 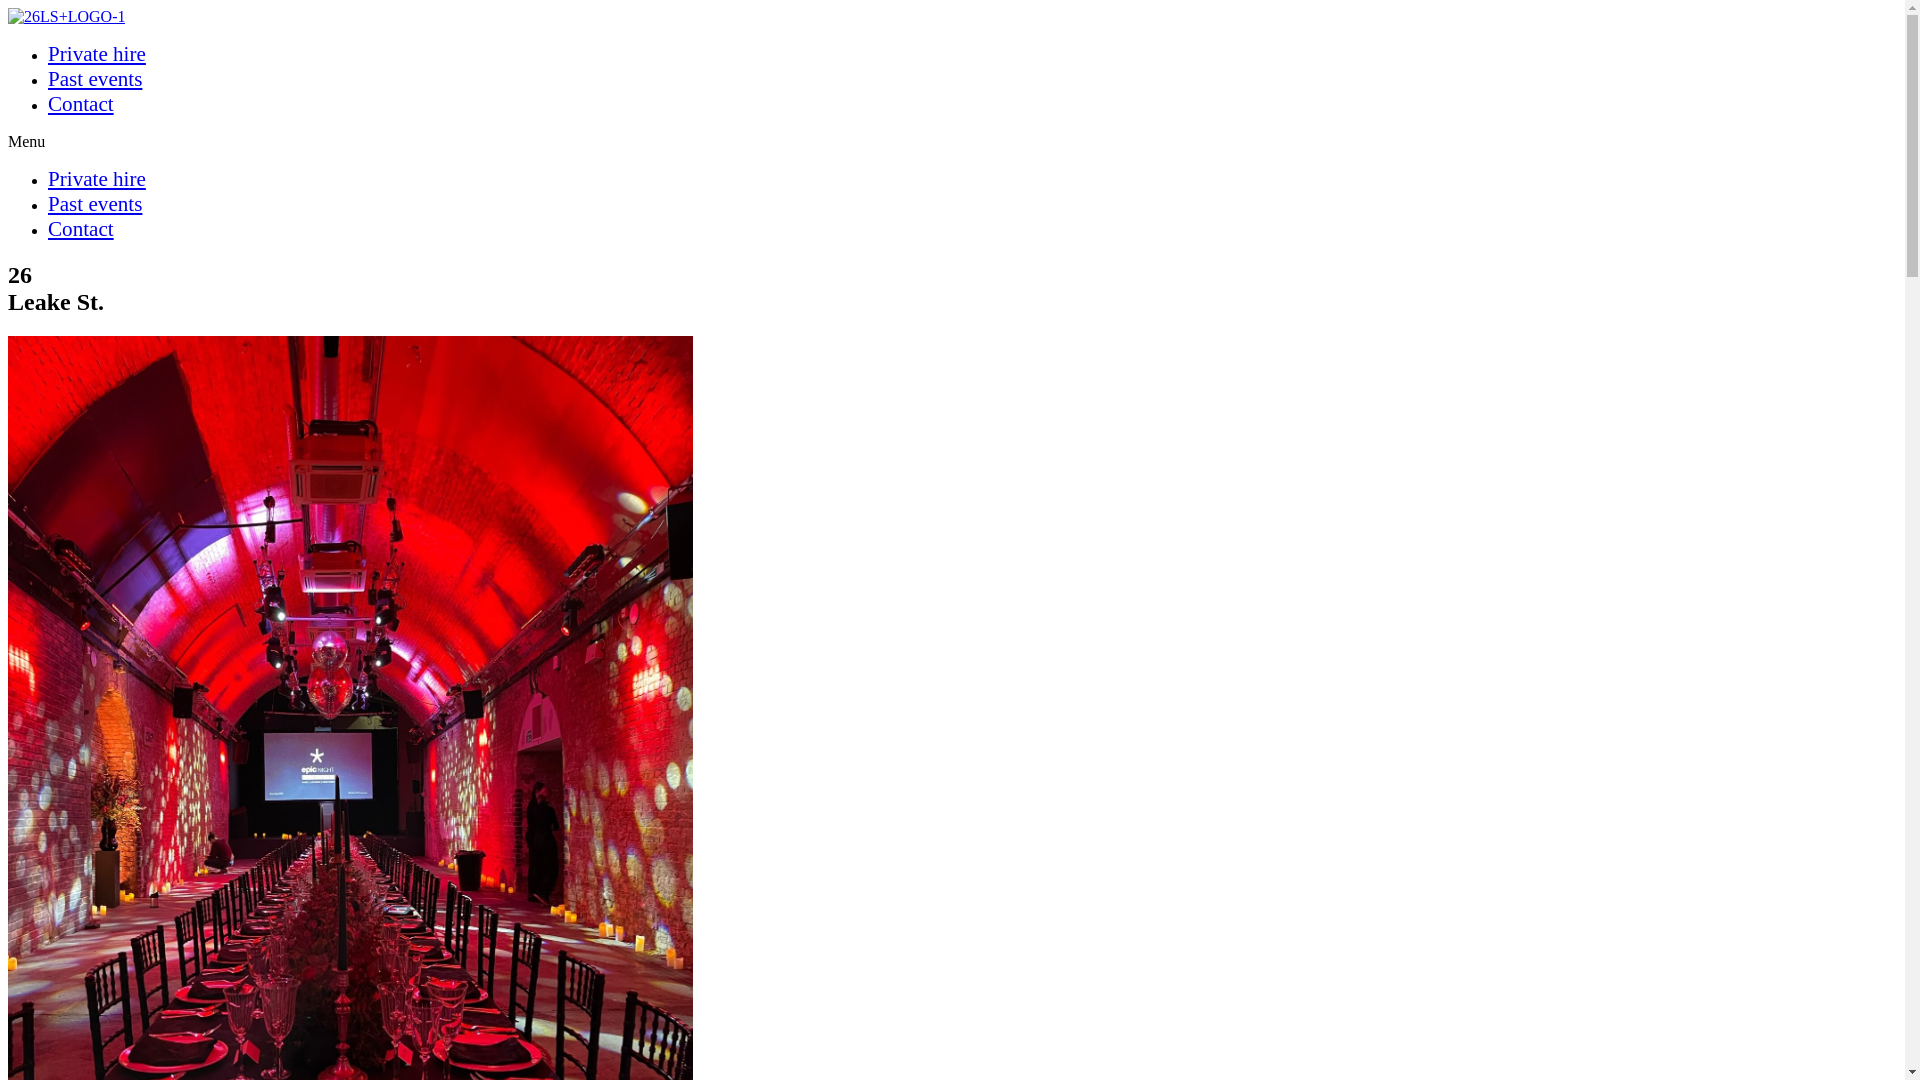 I want to click on 'Private hire', so click(x=95, y=177).